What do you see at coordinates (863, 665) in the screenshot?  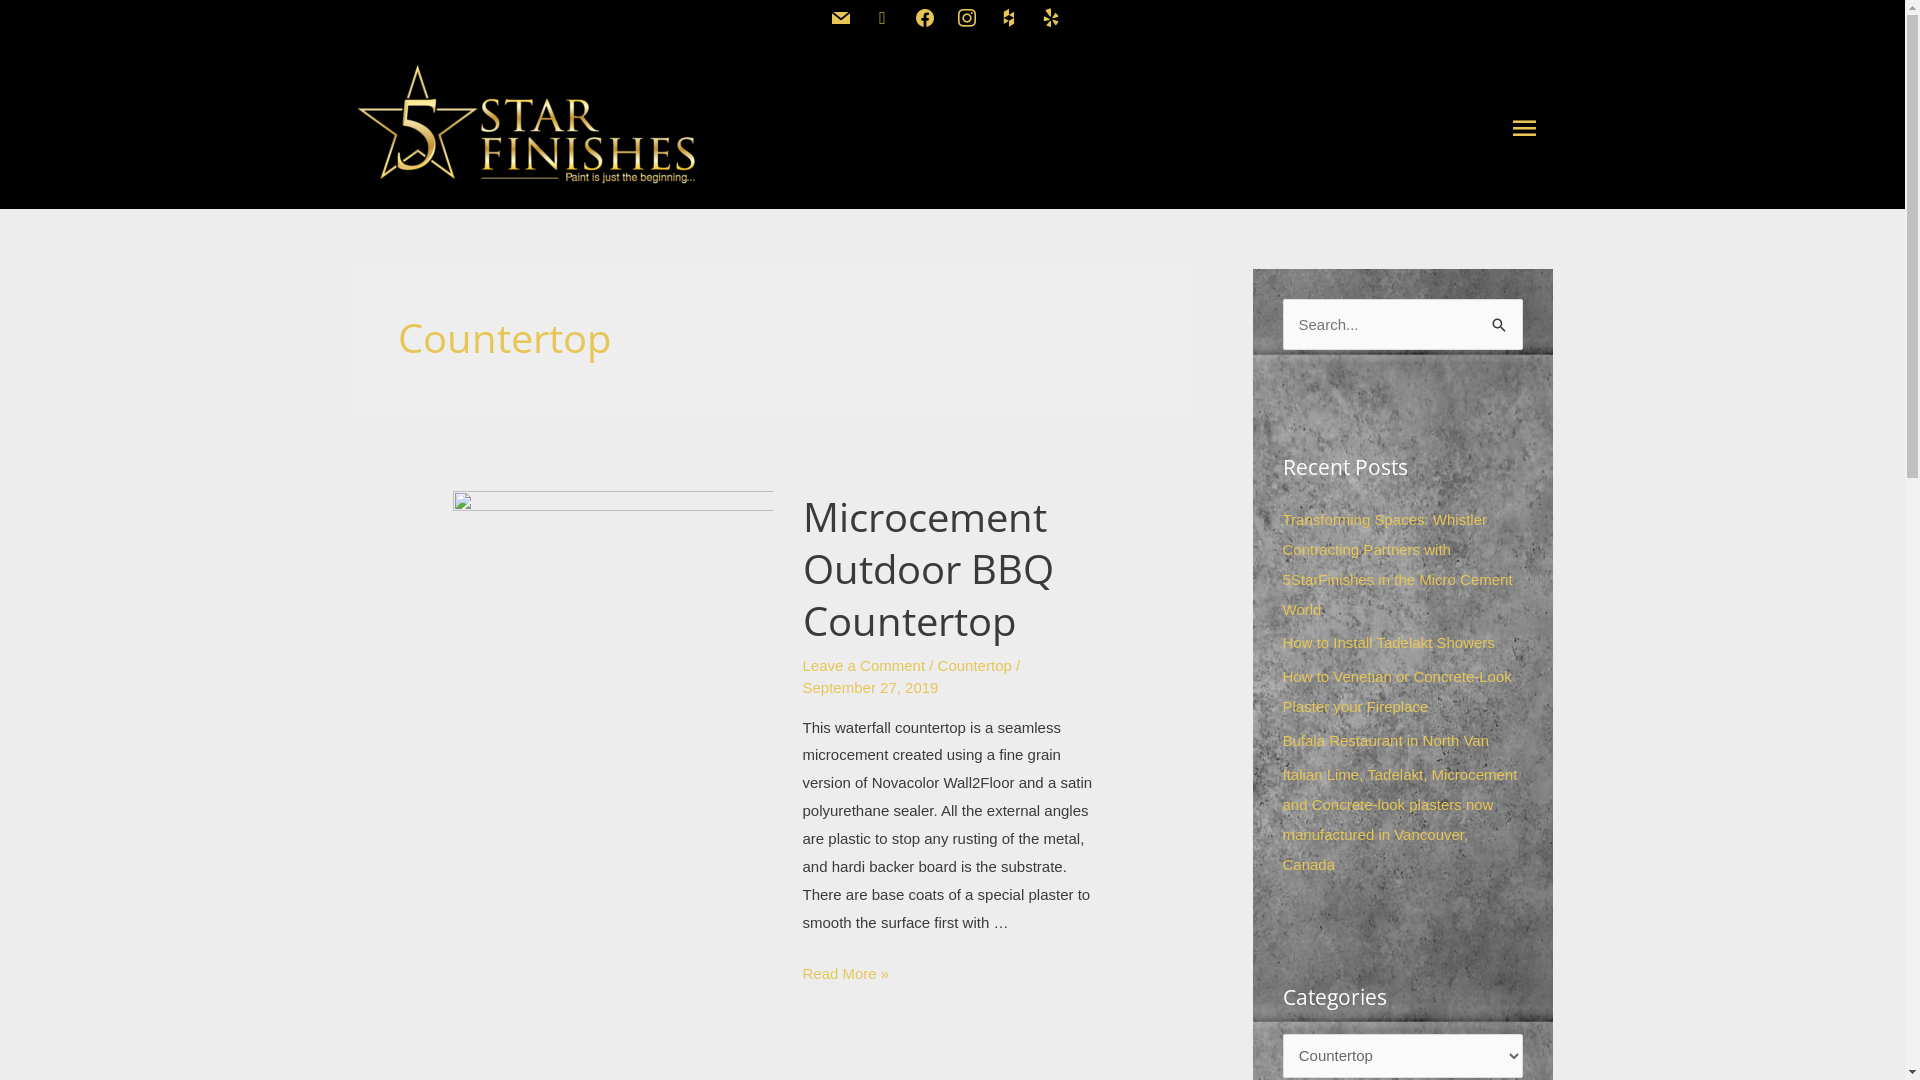 I see `'Leave a Comment'` at bounding box center [863, 665].